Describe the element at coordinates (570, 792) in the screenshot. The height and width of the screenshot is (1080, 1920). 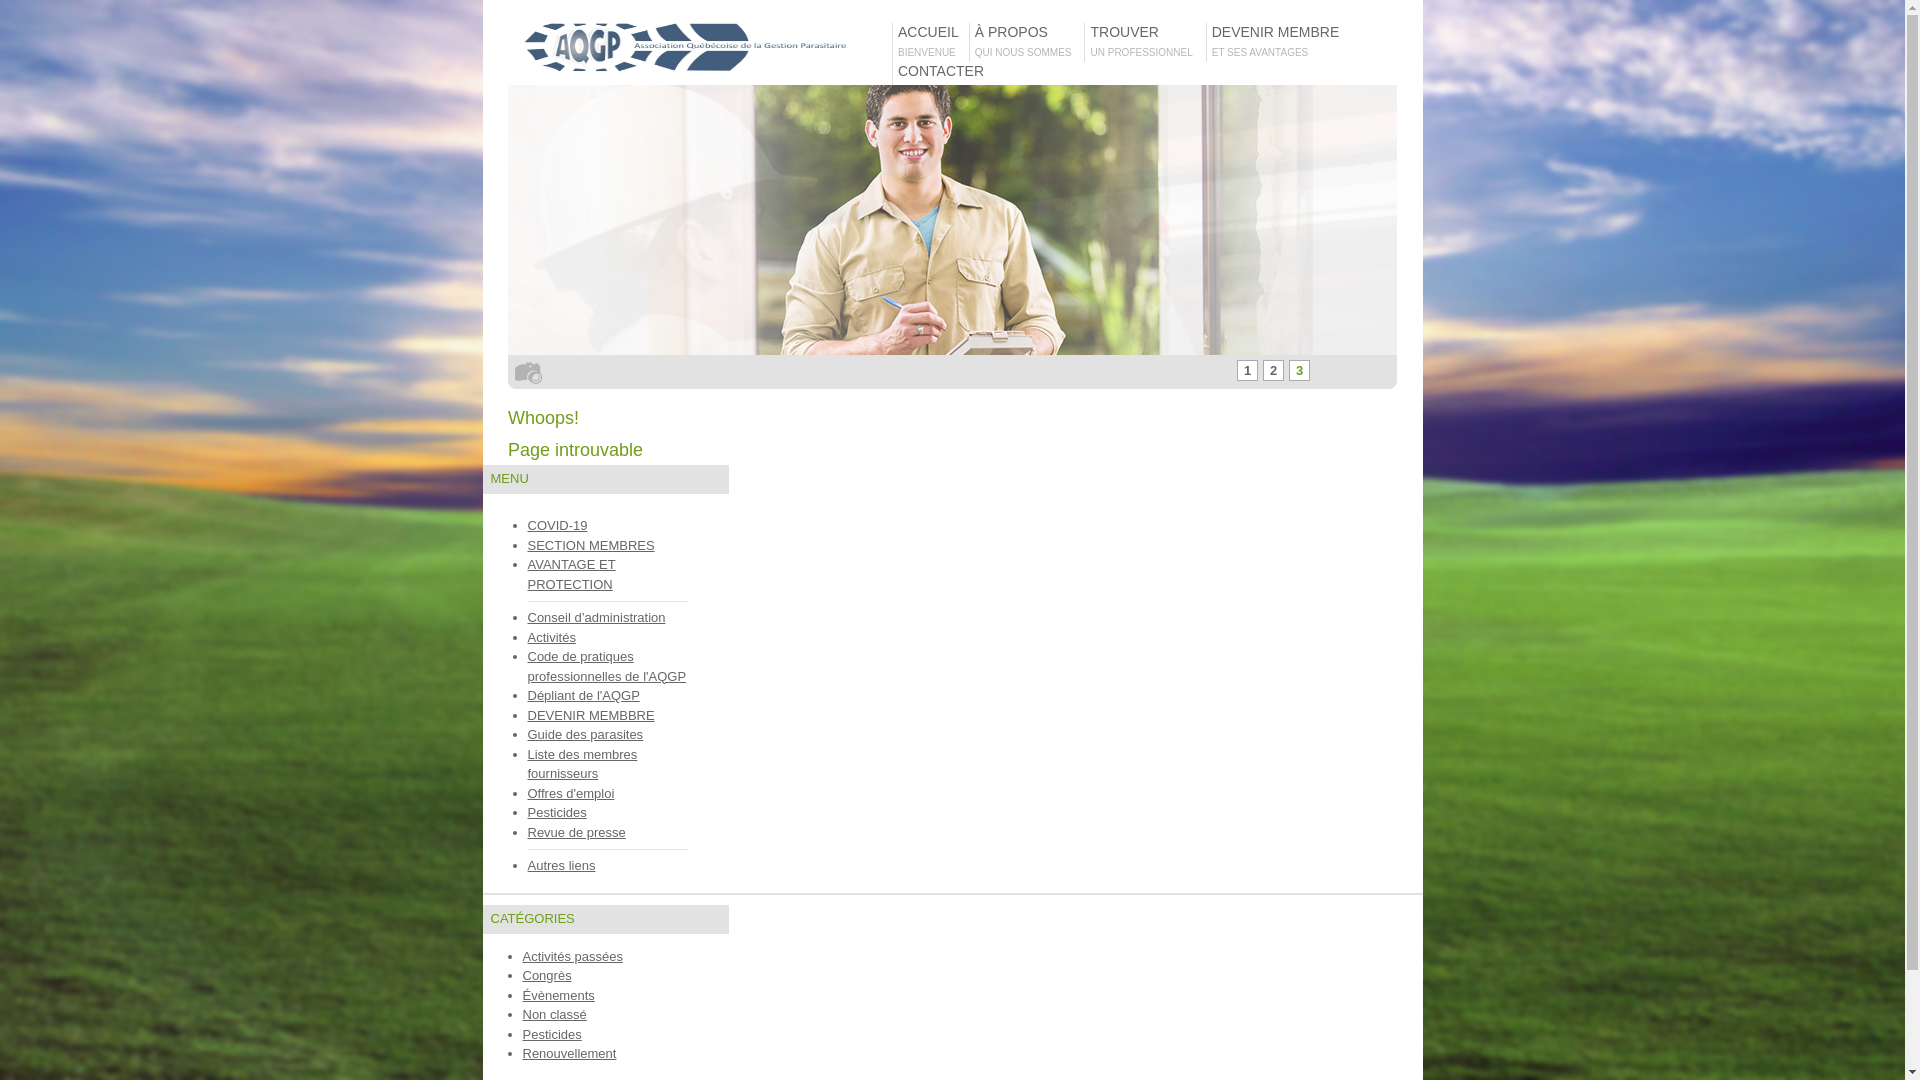
I see `'Offres d'emploi'` at that location.